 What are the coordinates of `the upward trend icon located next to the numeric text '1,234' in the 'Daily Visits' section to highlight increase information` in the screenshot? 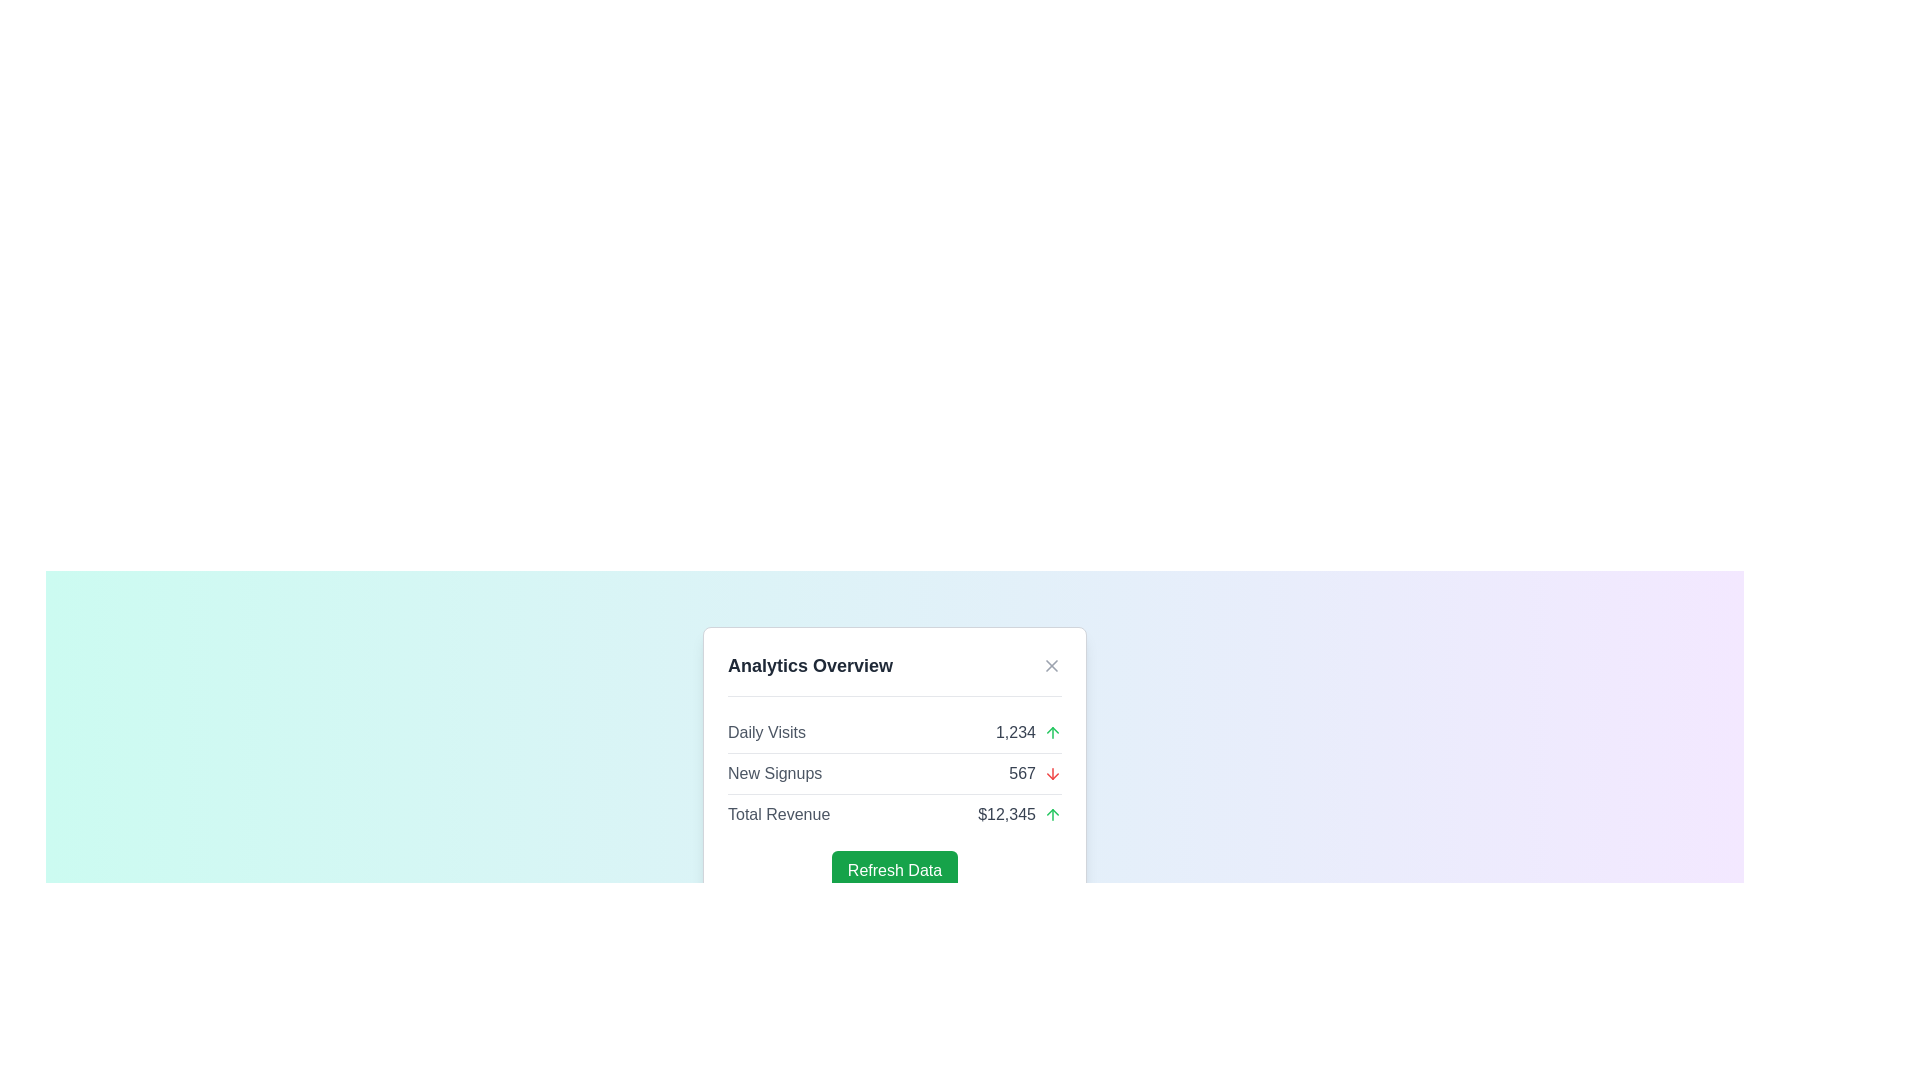 It's located at (1051, 732).